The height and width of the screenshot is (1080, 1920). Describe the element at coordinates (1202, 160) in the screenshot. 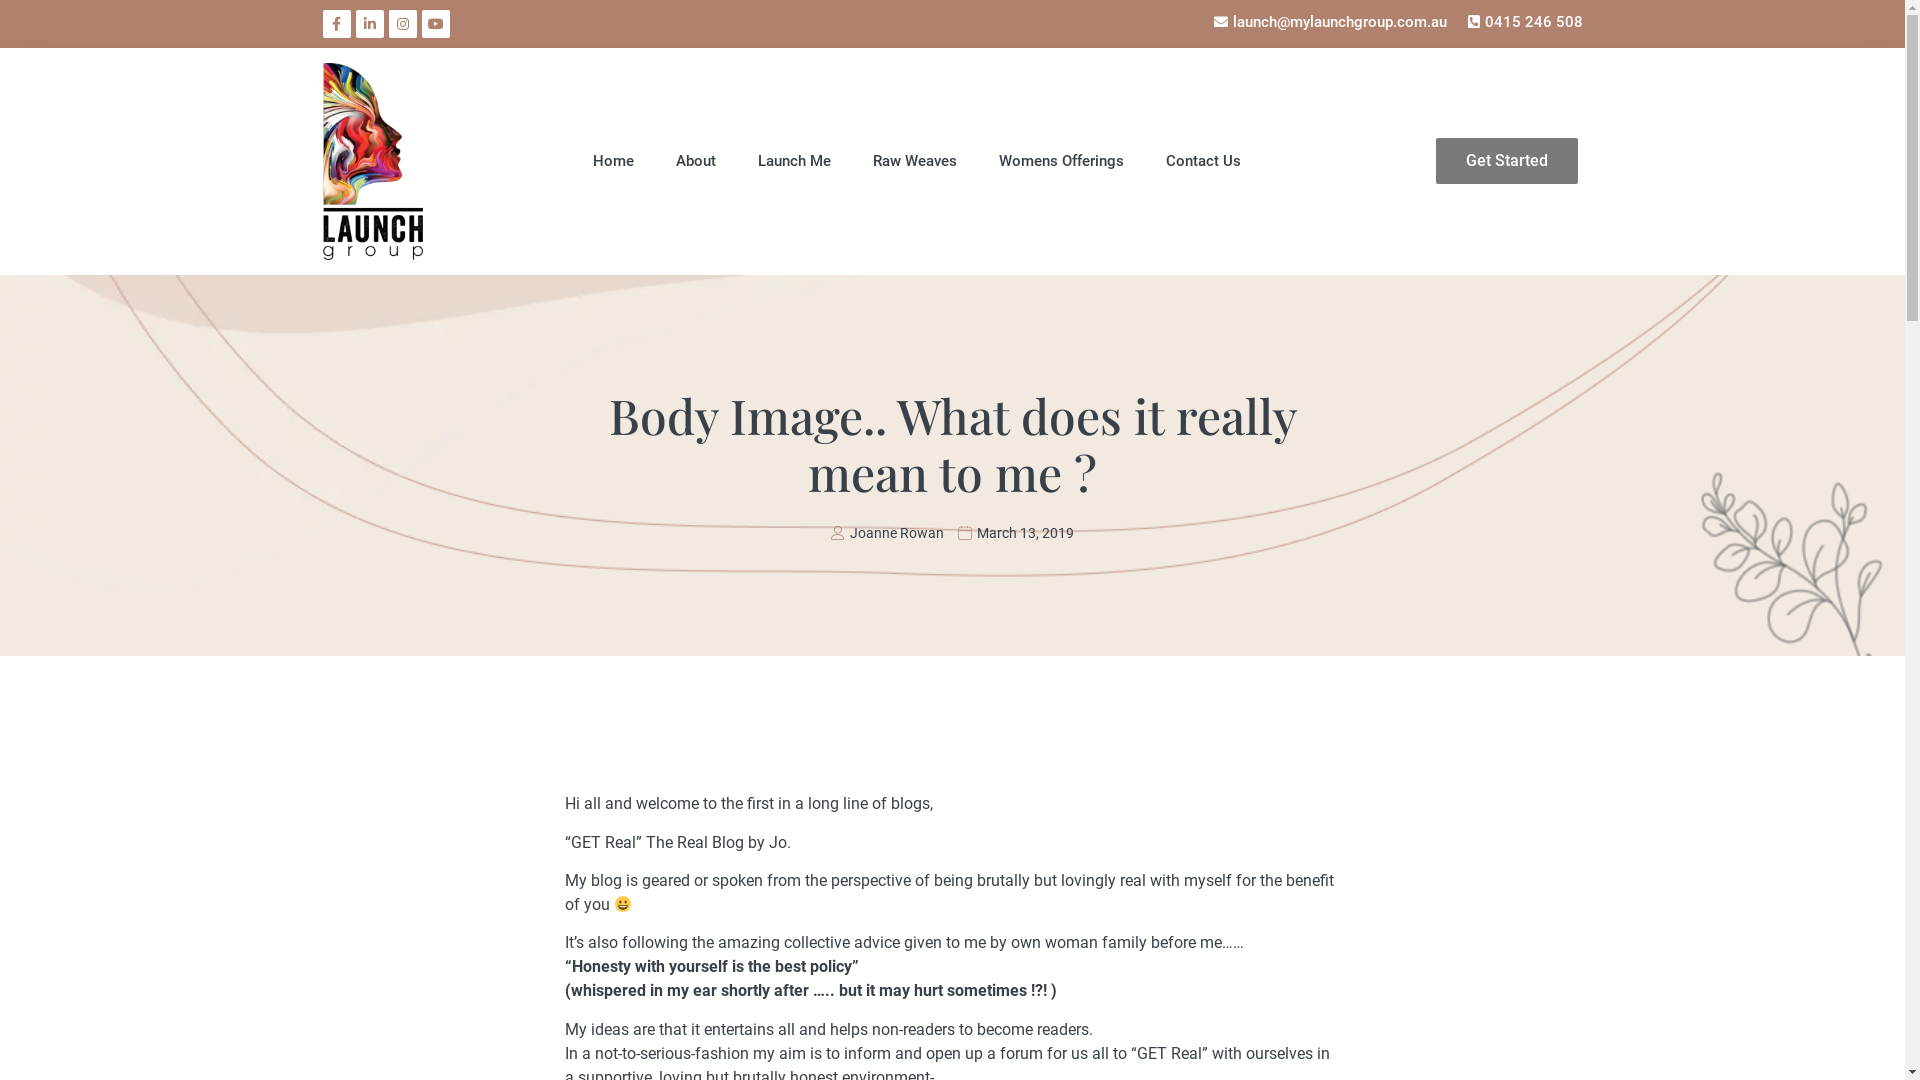

I see `'Contact Us'` at that location.